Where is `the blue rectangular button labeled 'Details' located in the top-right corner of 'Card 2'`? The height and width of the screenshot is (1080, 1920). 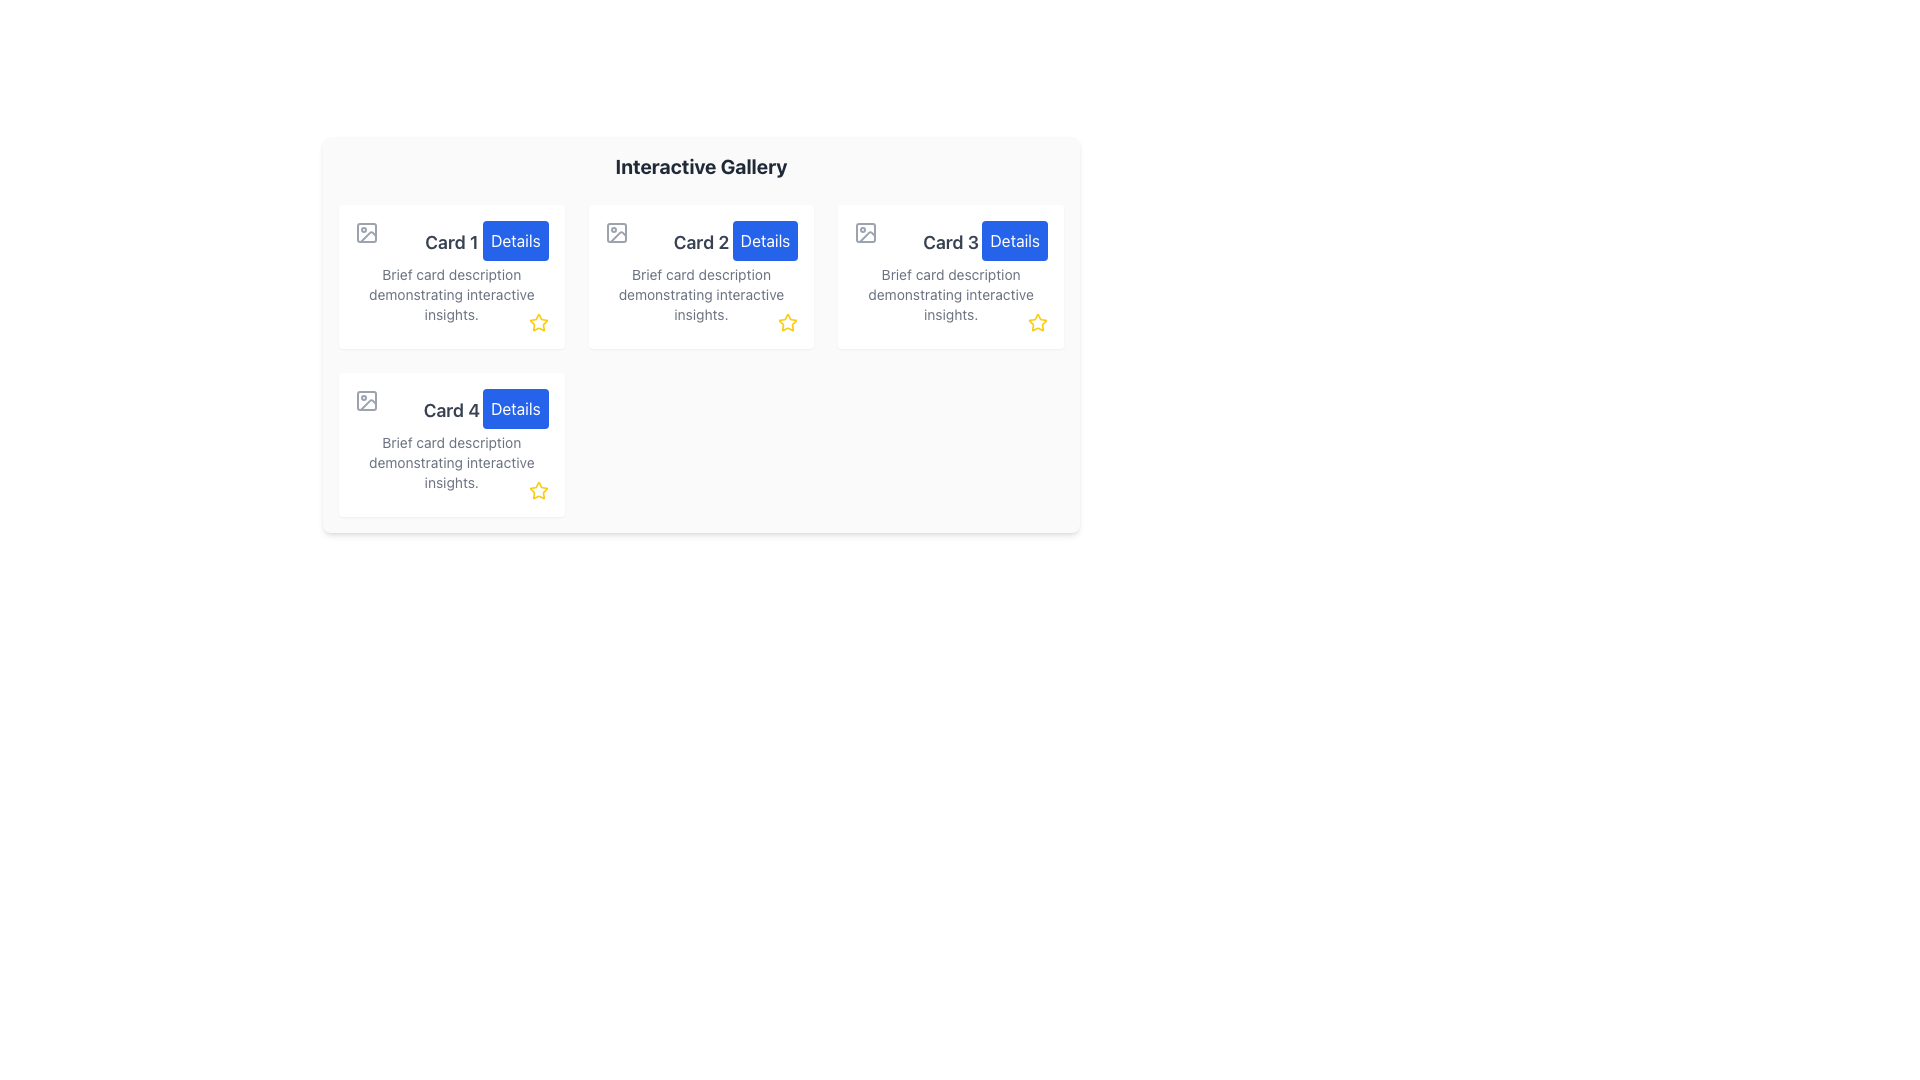
the blue rectangular button labeled 'Details' located in the top-right corner of 'Card 2' is located at coordinates (764, 239).